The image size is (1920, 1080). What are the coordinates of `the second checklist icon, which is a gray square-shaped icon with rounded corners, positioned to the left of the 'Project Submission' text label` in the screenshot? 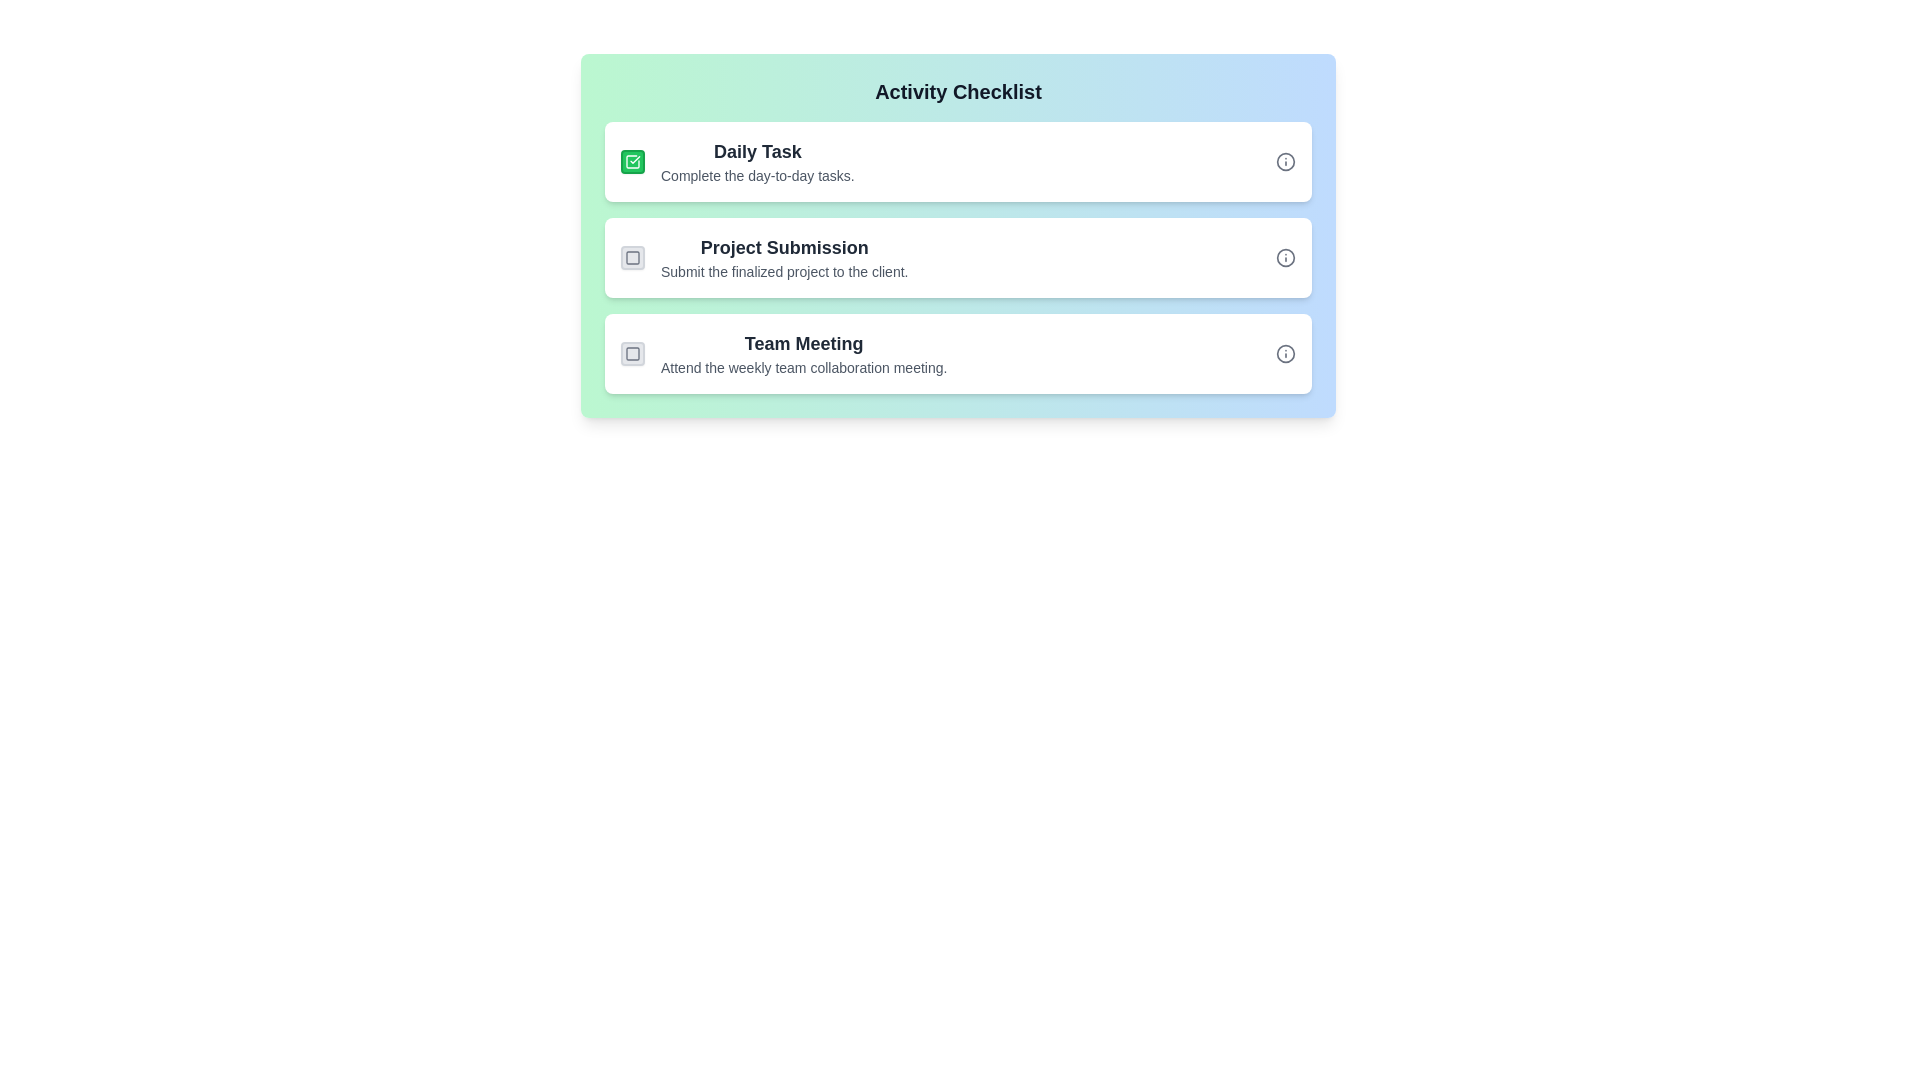 It's located at (632, 257).